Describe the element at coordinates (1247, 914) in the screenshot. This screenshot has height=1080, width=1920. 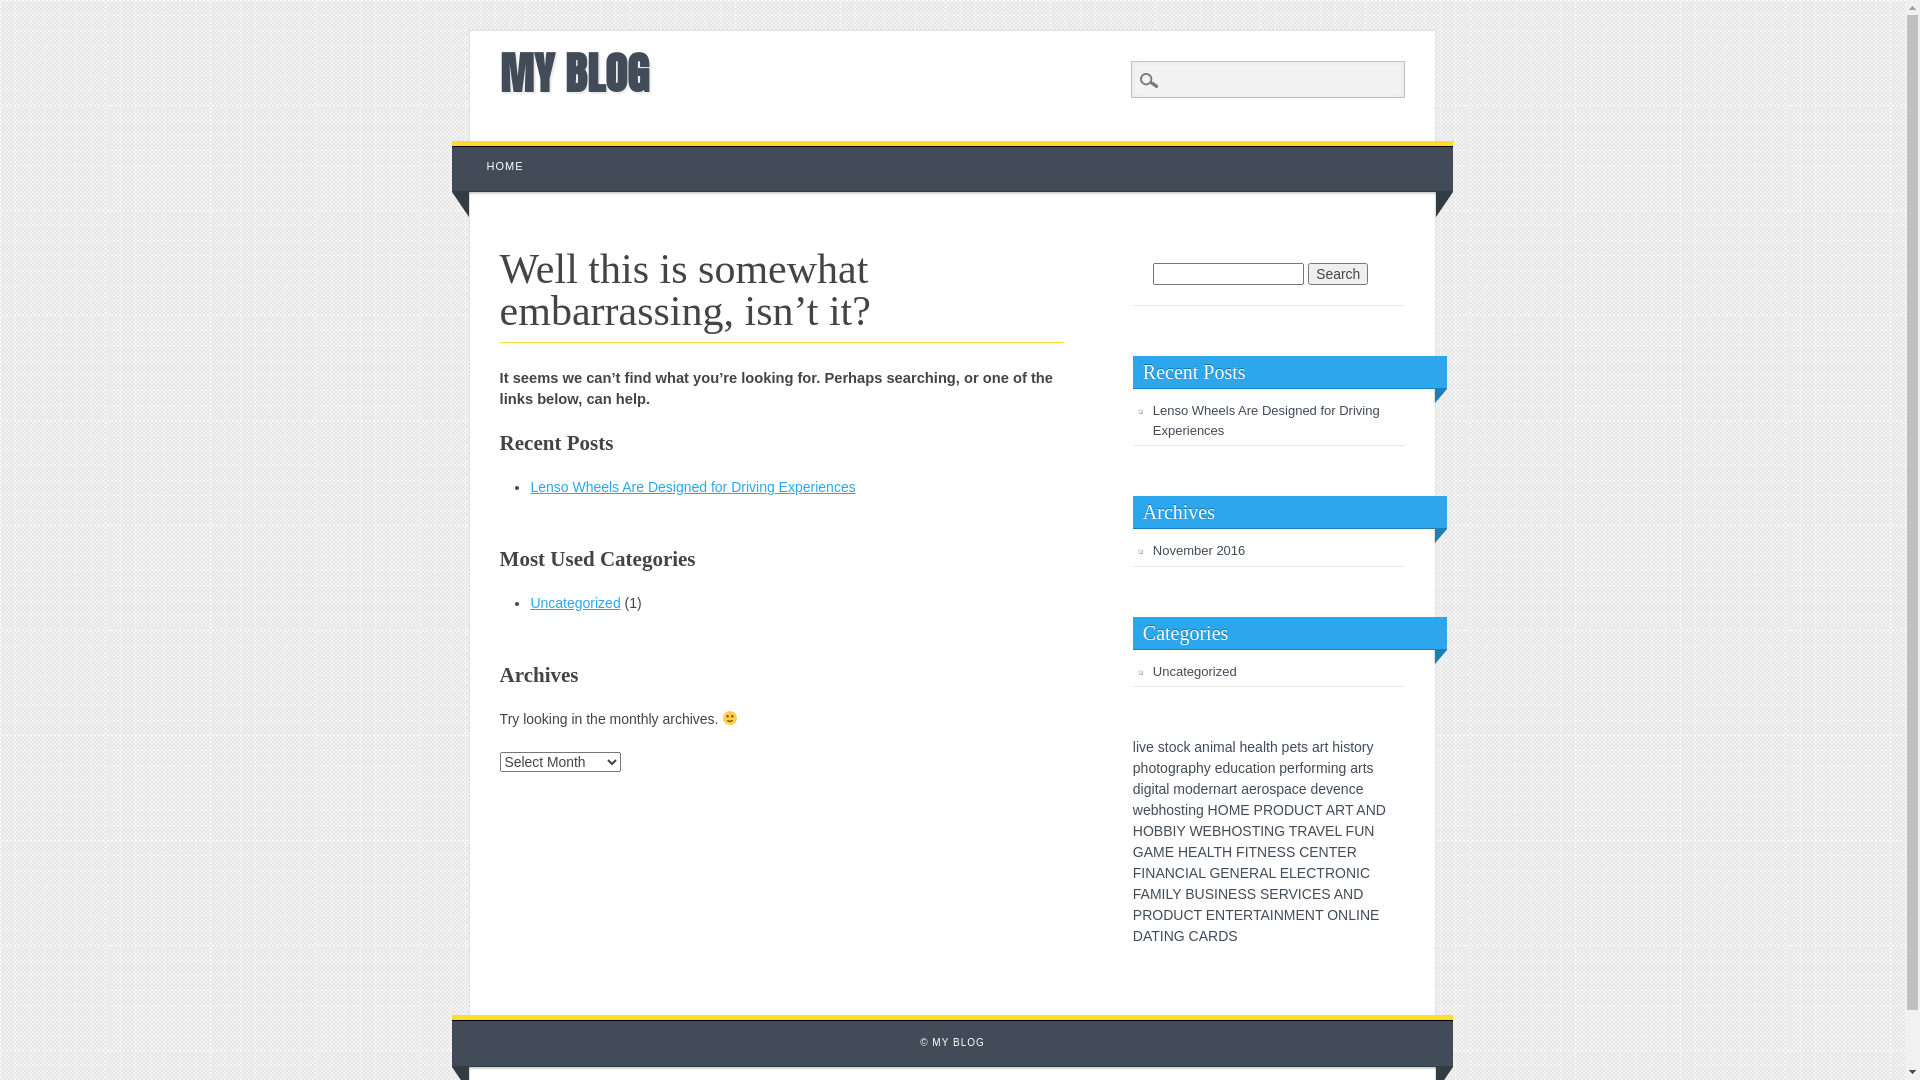
I see `'R'` at that location.